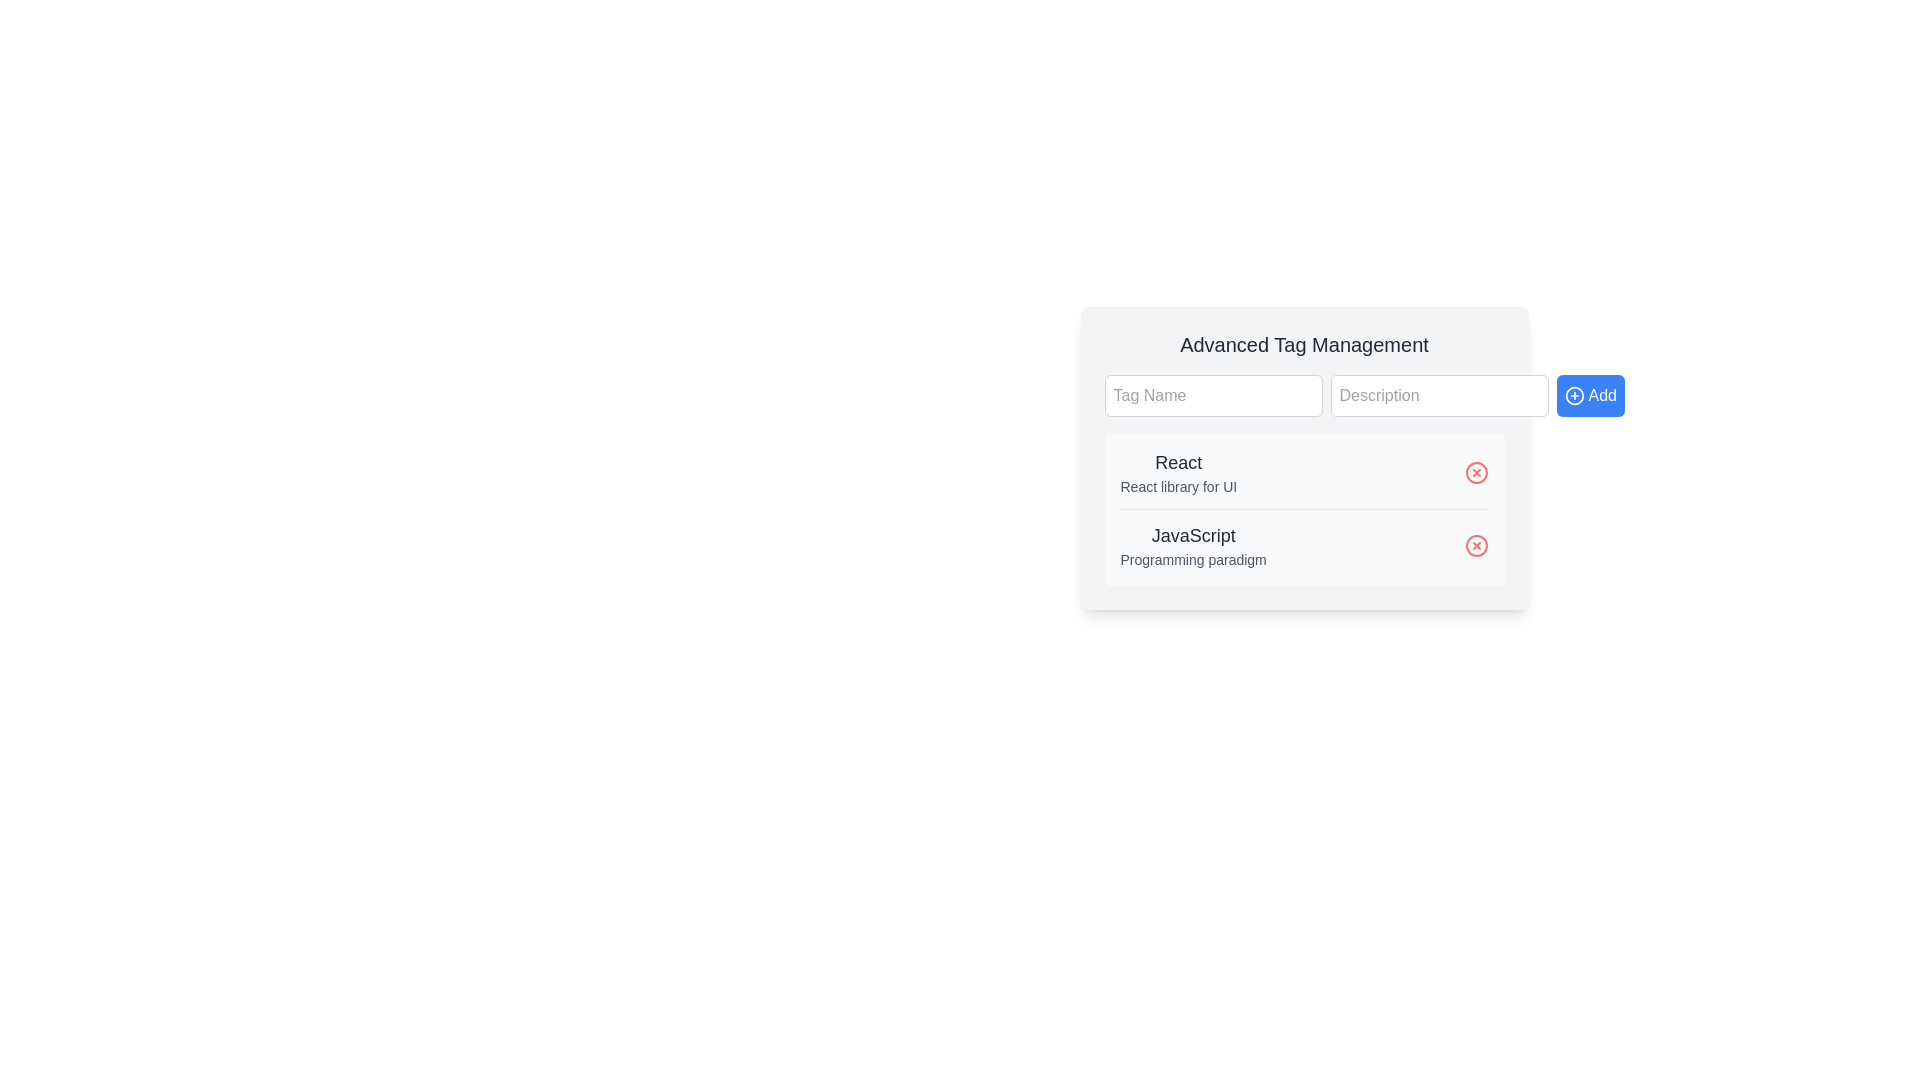  I want to click on the medium-sized bold text label displaying 'React' which is part of a larger list item in the 'Advanced Tag Management' panel, so click(1178, 462).